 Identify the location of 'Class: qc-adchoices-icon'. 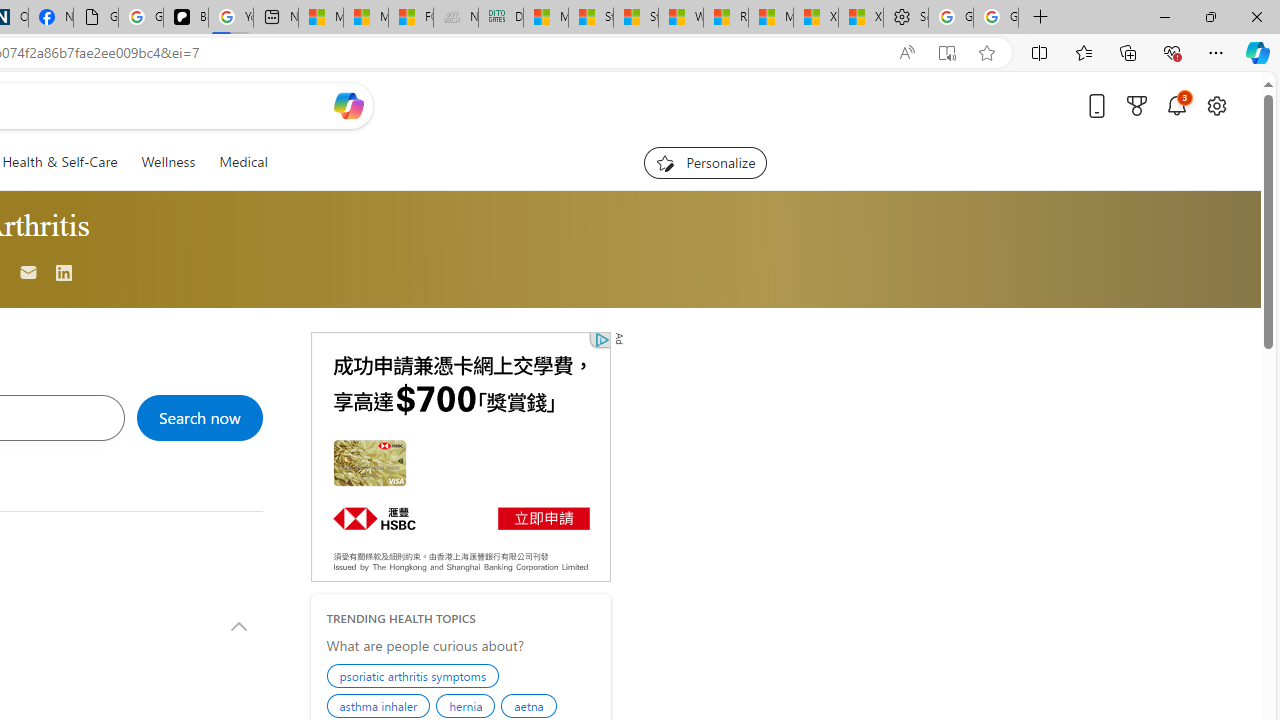
(601, 338).